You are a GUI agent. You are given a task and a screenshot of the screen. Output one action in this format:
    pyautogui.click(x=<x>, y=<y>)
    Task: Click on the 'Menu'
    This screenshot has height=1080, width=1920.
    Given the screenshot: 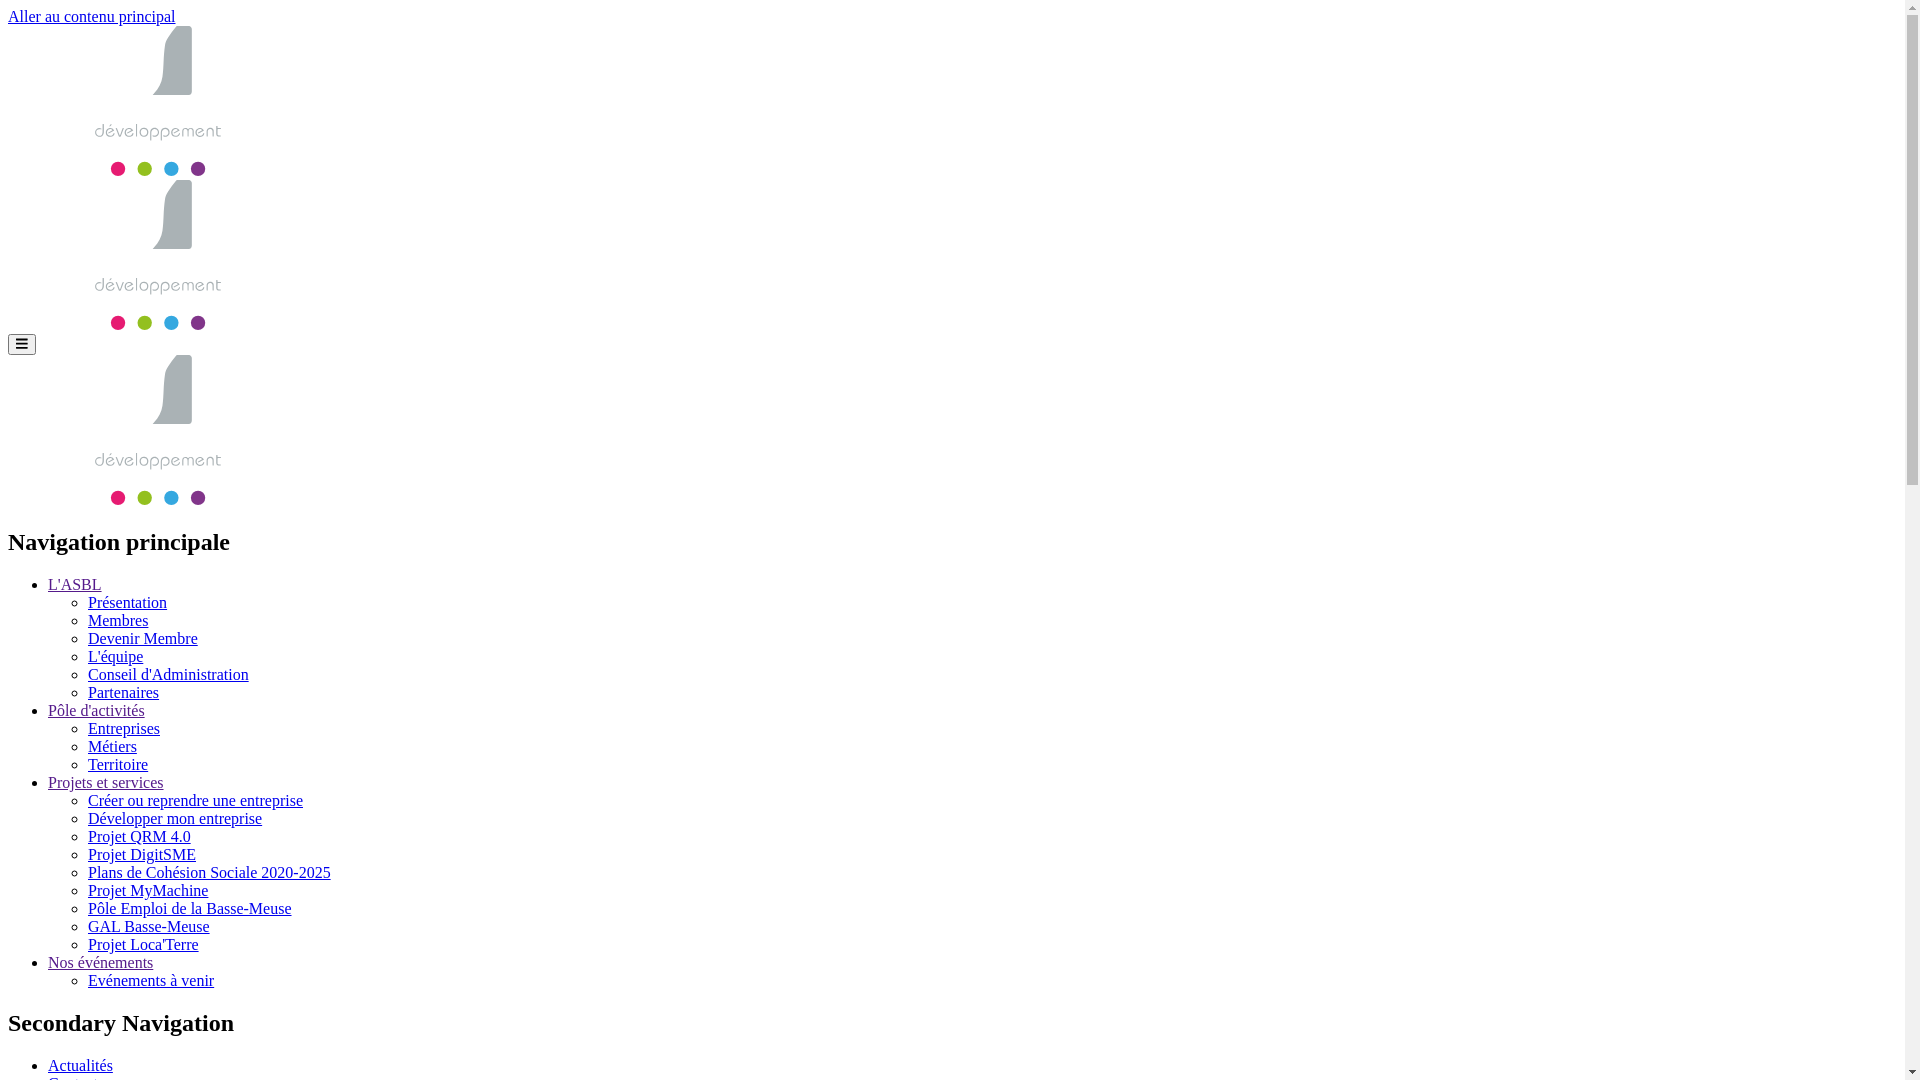 What is the action you would take?
    pyautogui.click(x=22, y=343)
    